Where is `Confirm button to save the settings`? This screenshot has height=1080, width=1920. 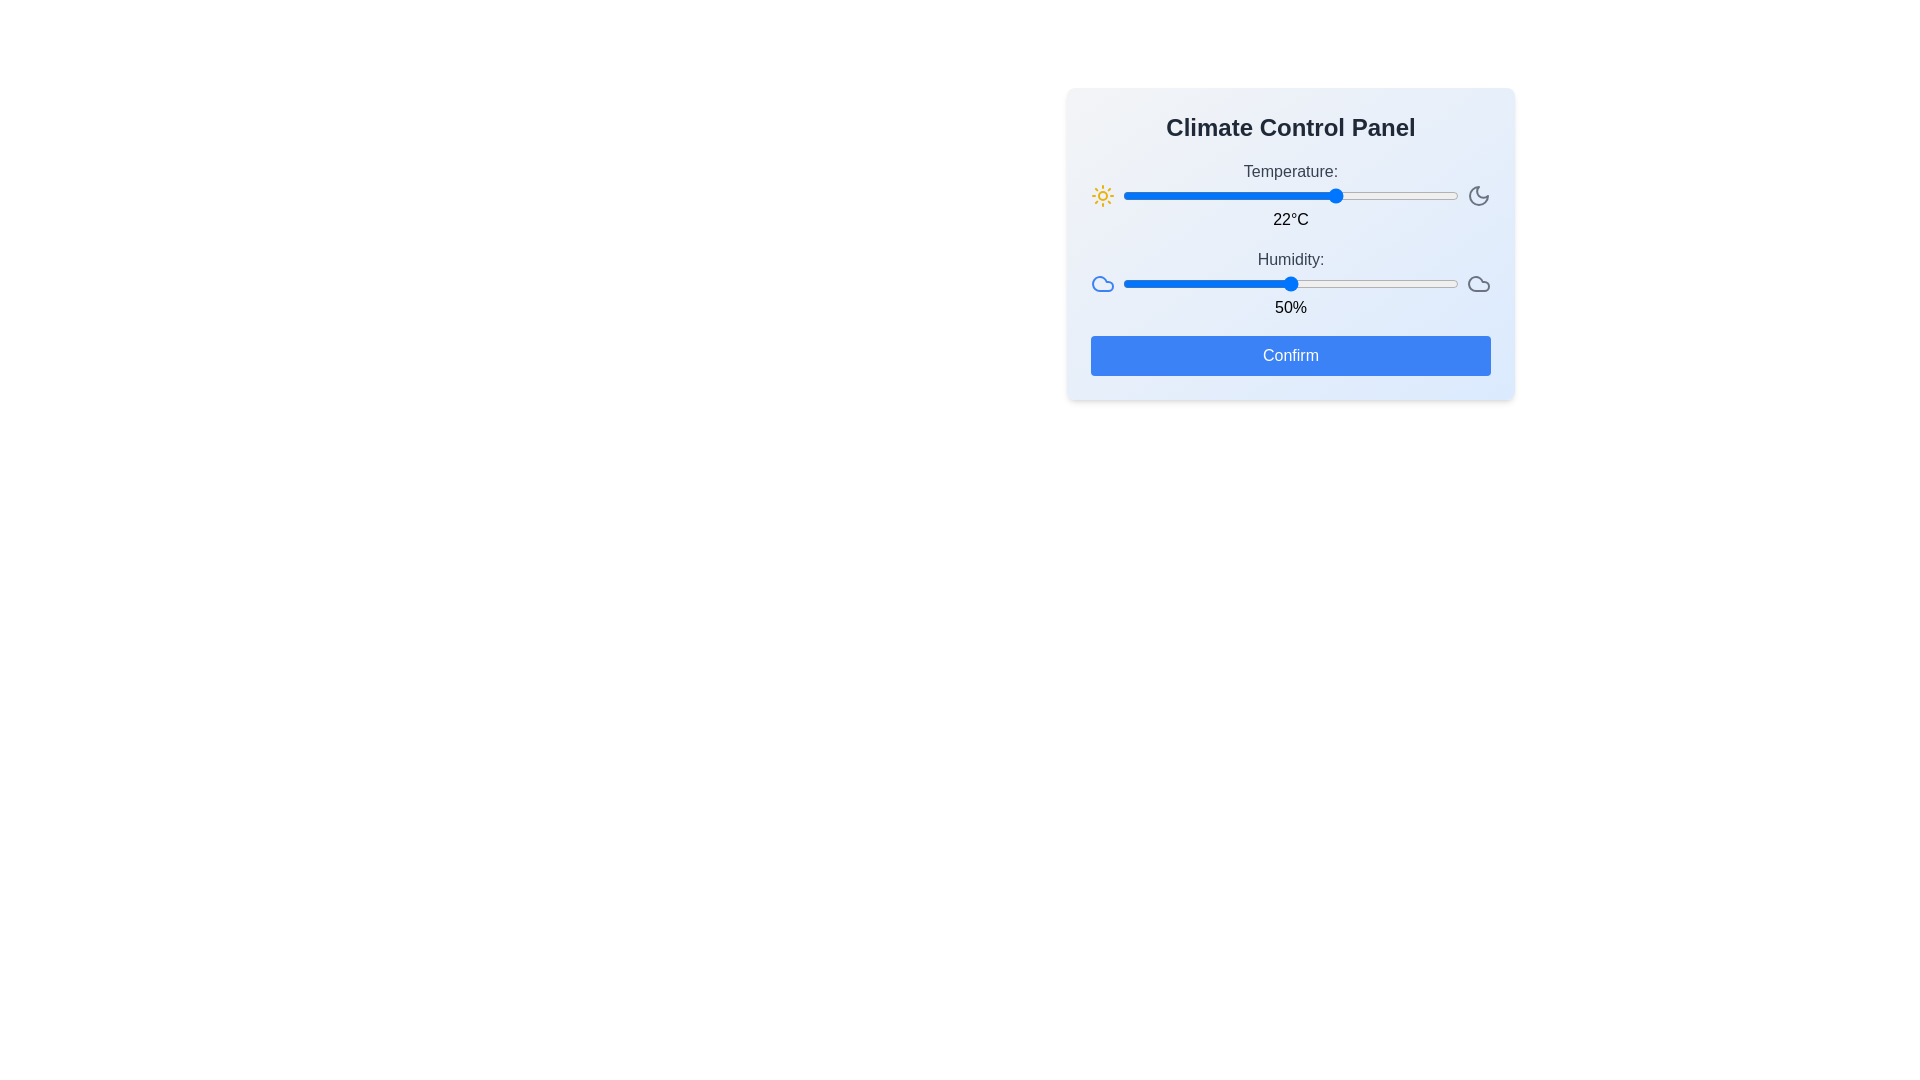
Confirm button to save the settings is located at coordinates (1291, 354).